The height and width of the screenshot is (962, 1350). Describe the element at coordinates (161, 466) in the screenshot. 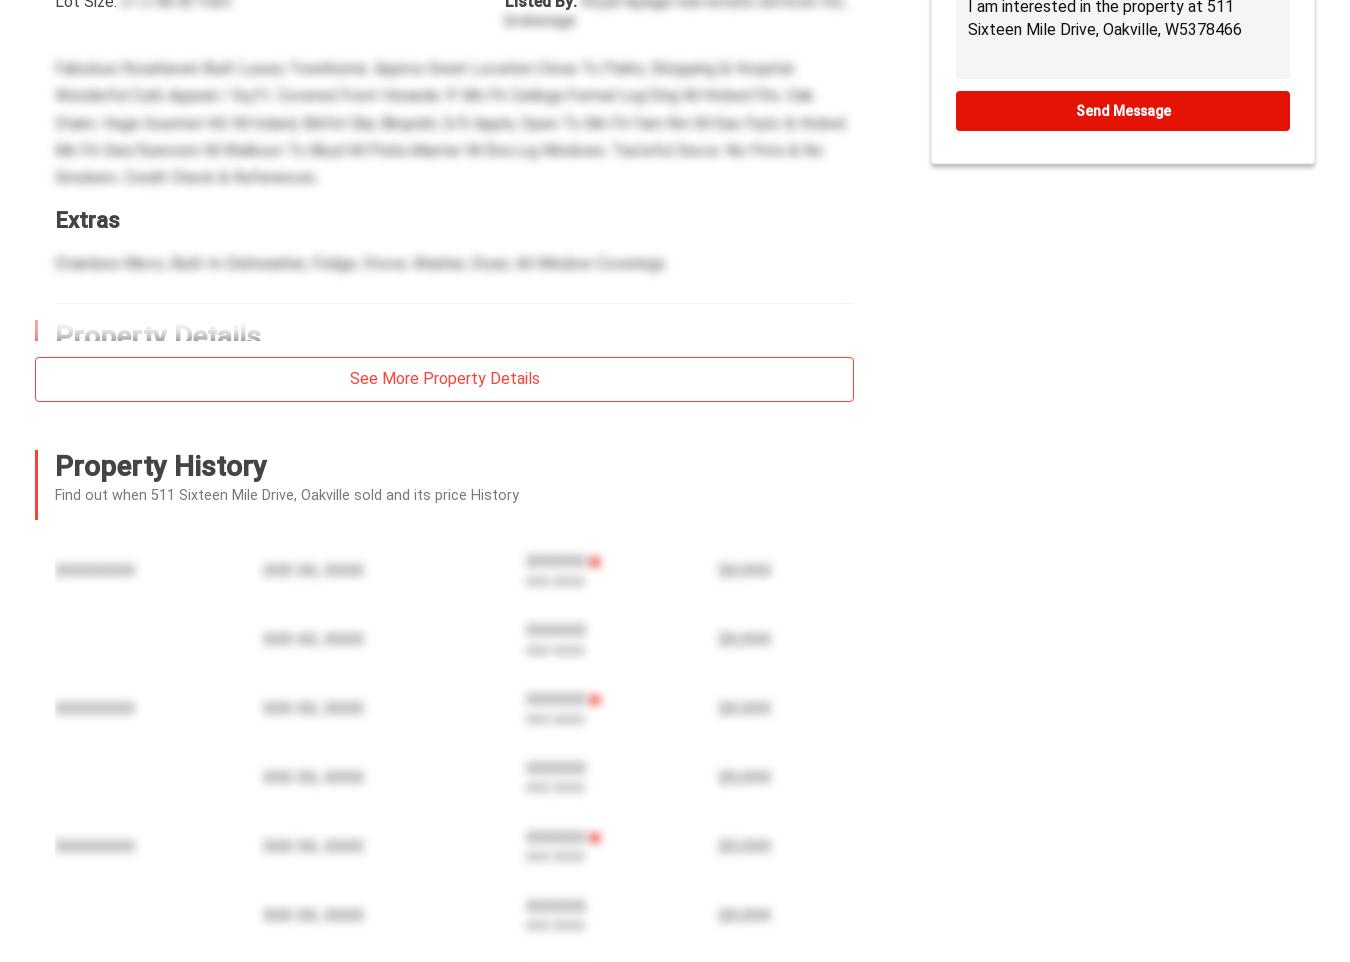

I see `'Property History'` at that location.